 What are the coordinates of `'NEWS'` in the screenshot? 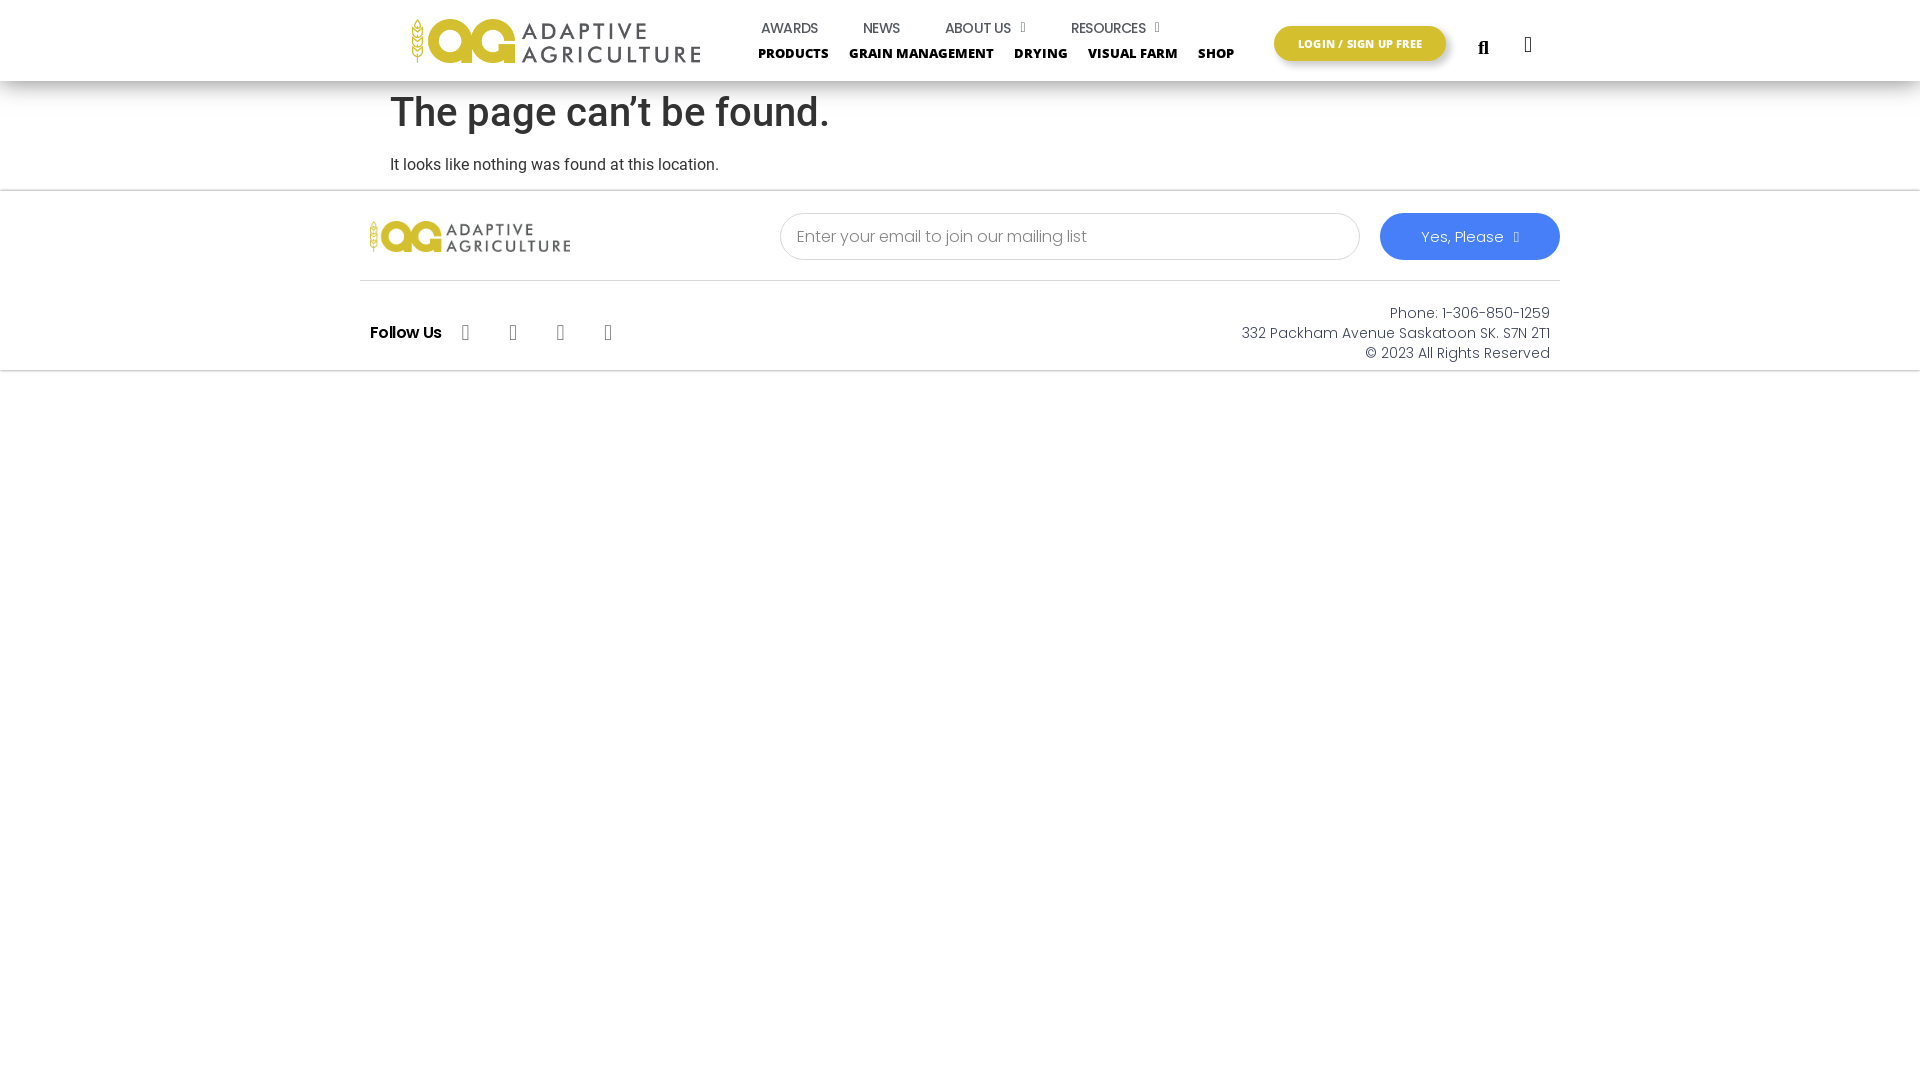 It's located at (880, 27).